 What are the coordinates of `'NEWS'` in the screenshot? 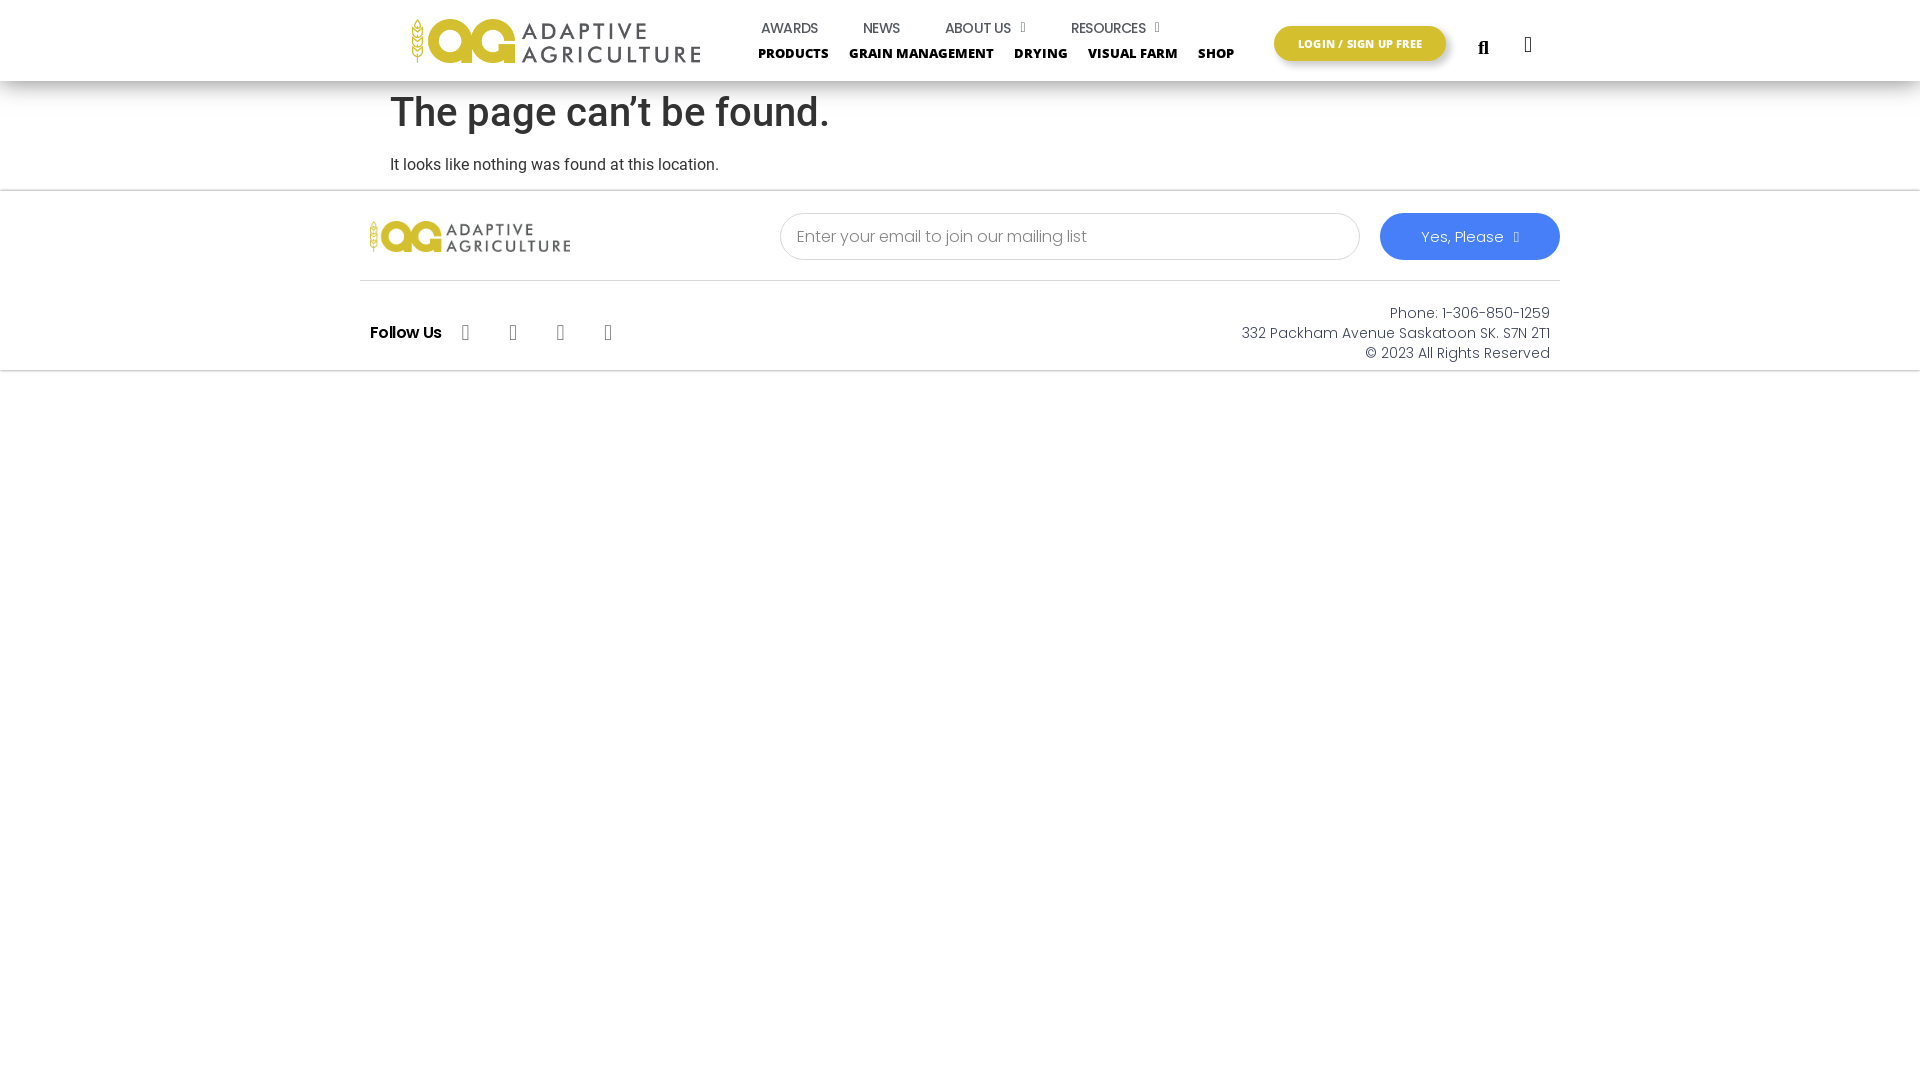 It's located at (880, 27).